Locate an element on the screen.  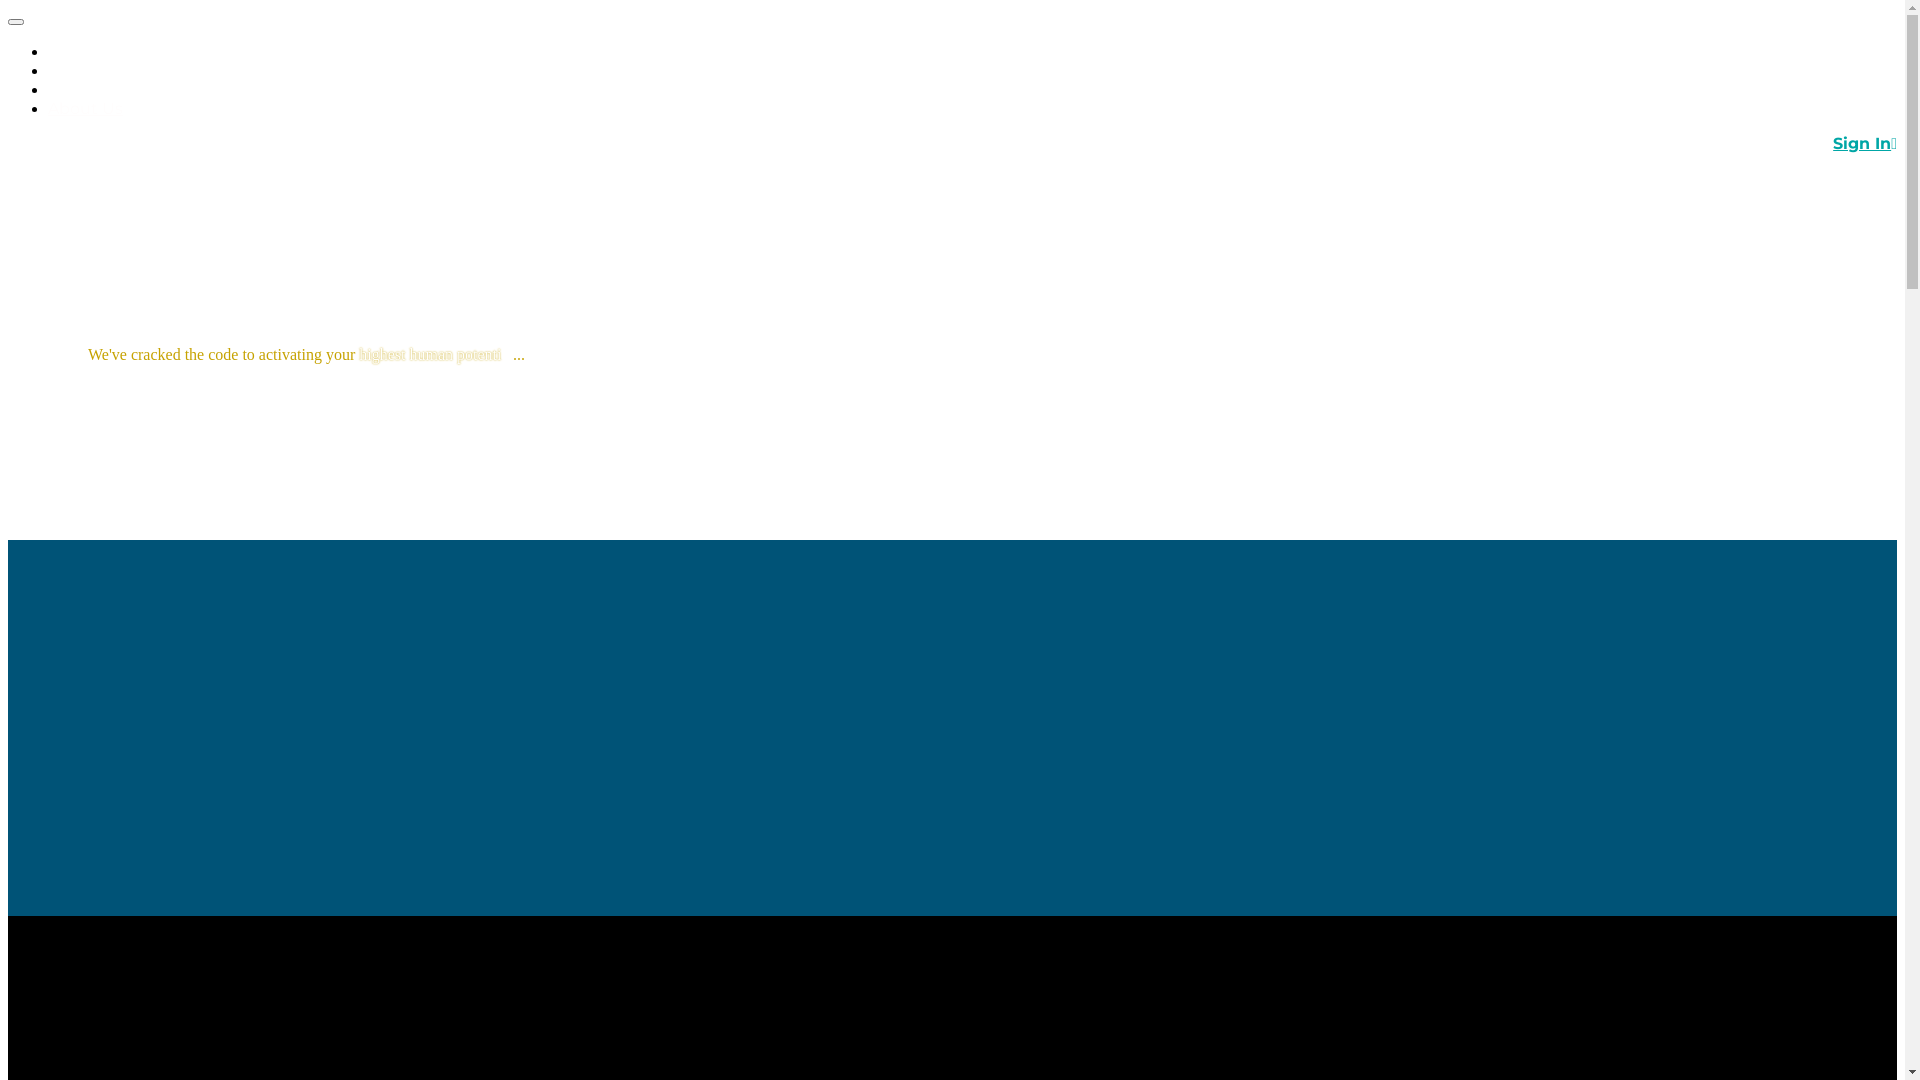
'Tools' is located at coordinates (67, 88).